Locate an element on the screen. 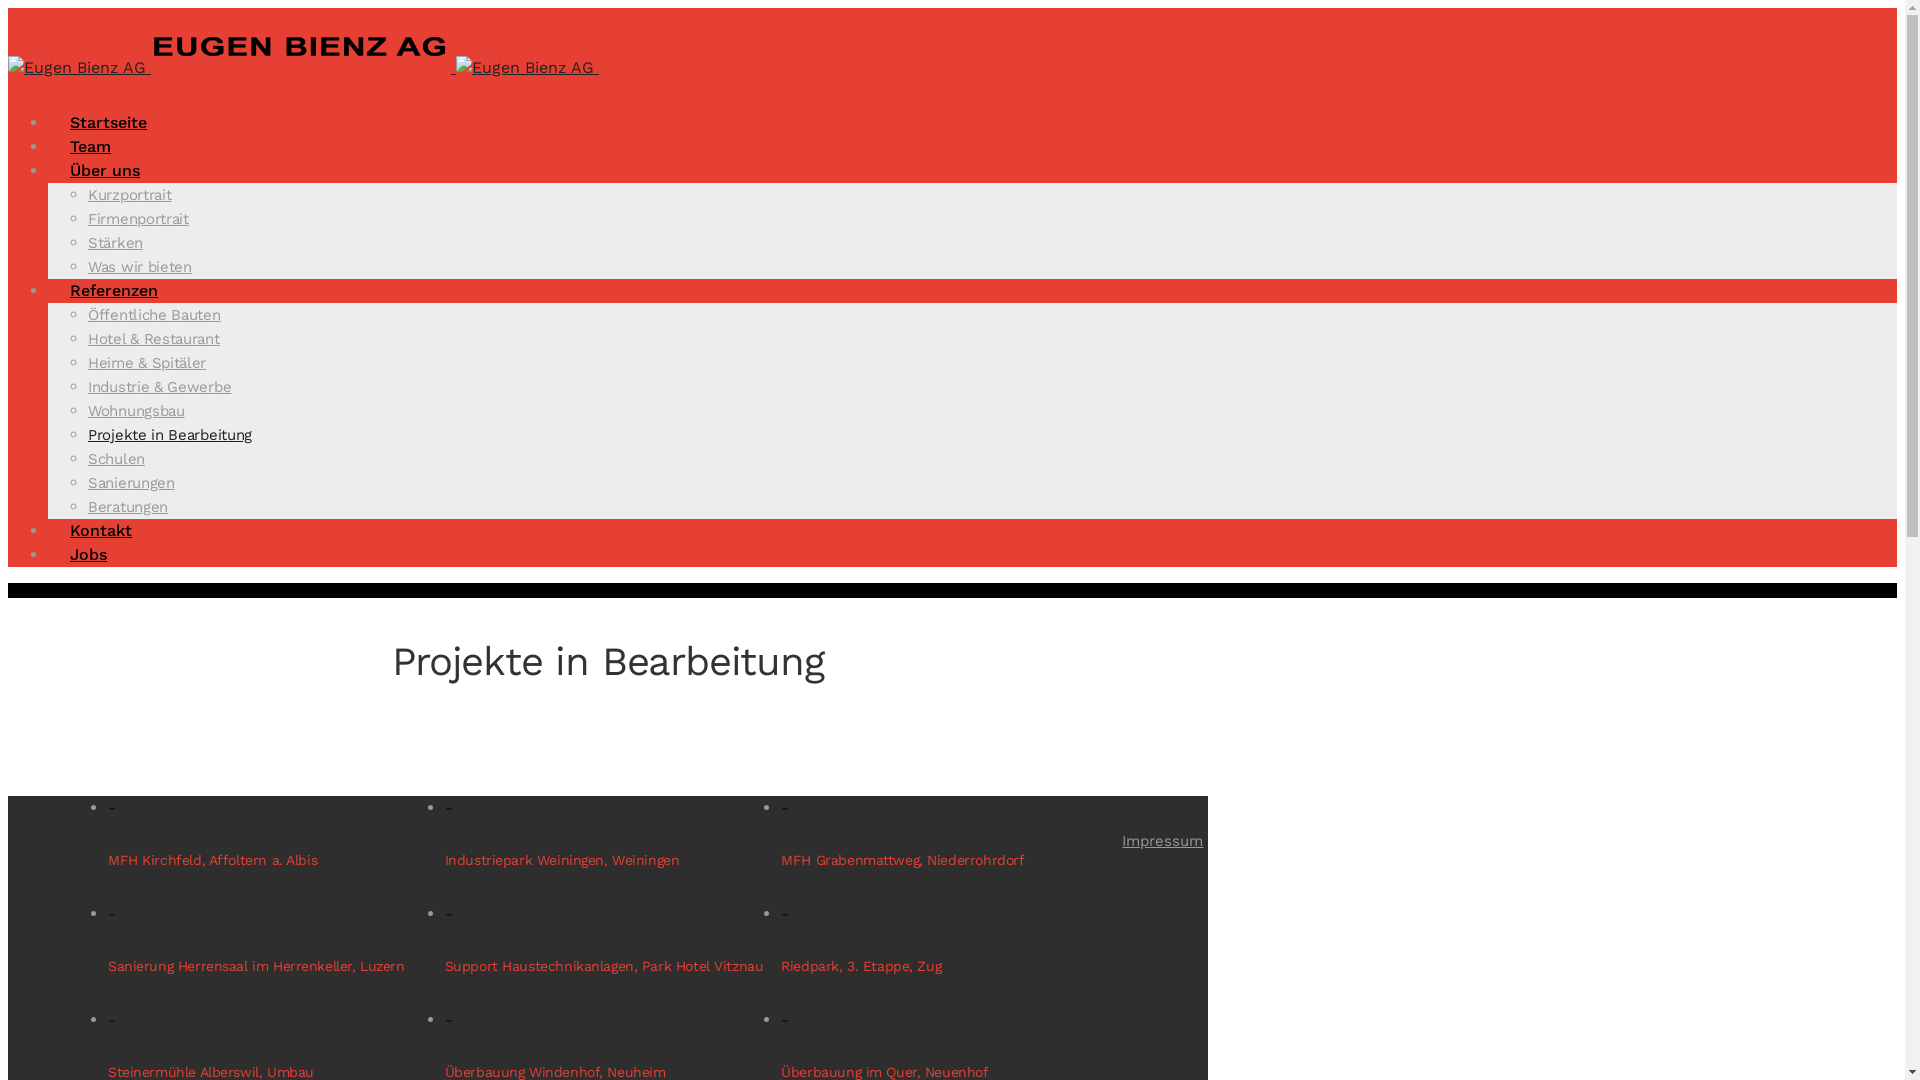 Image resolution: width=1920 pixels, height=1080 pixels. 'Team' is located at coordinates (89, 145).